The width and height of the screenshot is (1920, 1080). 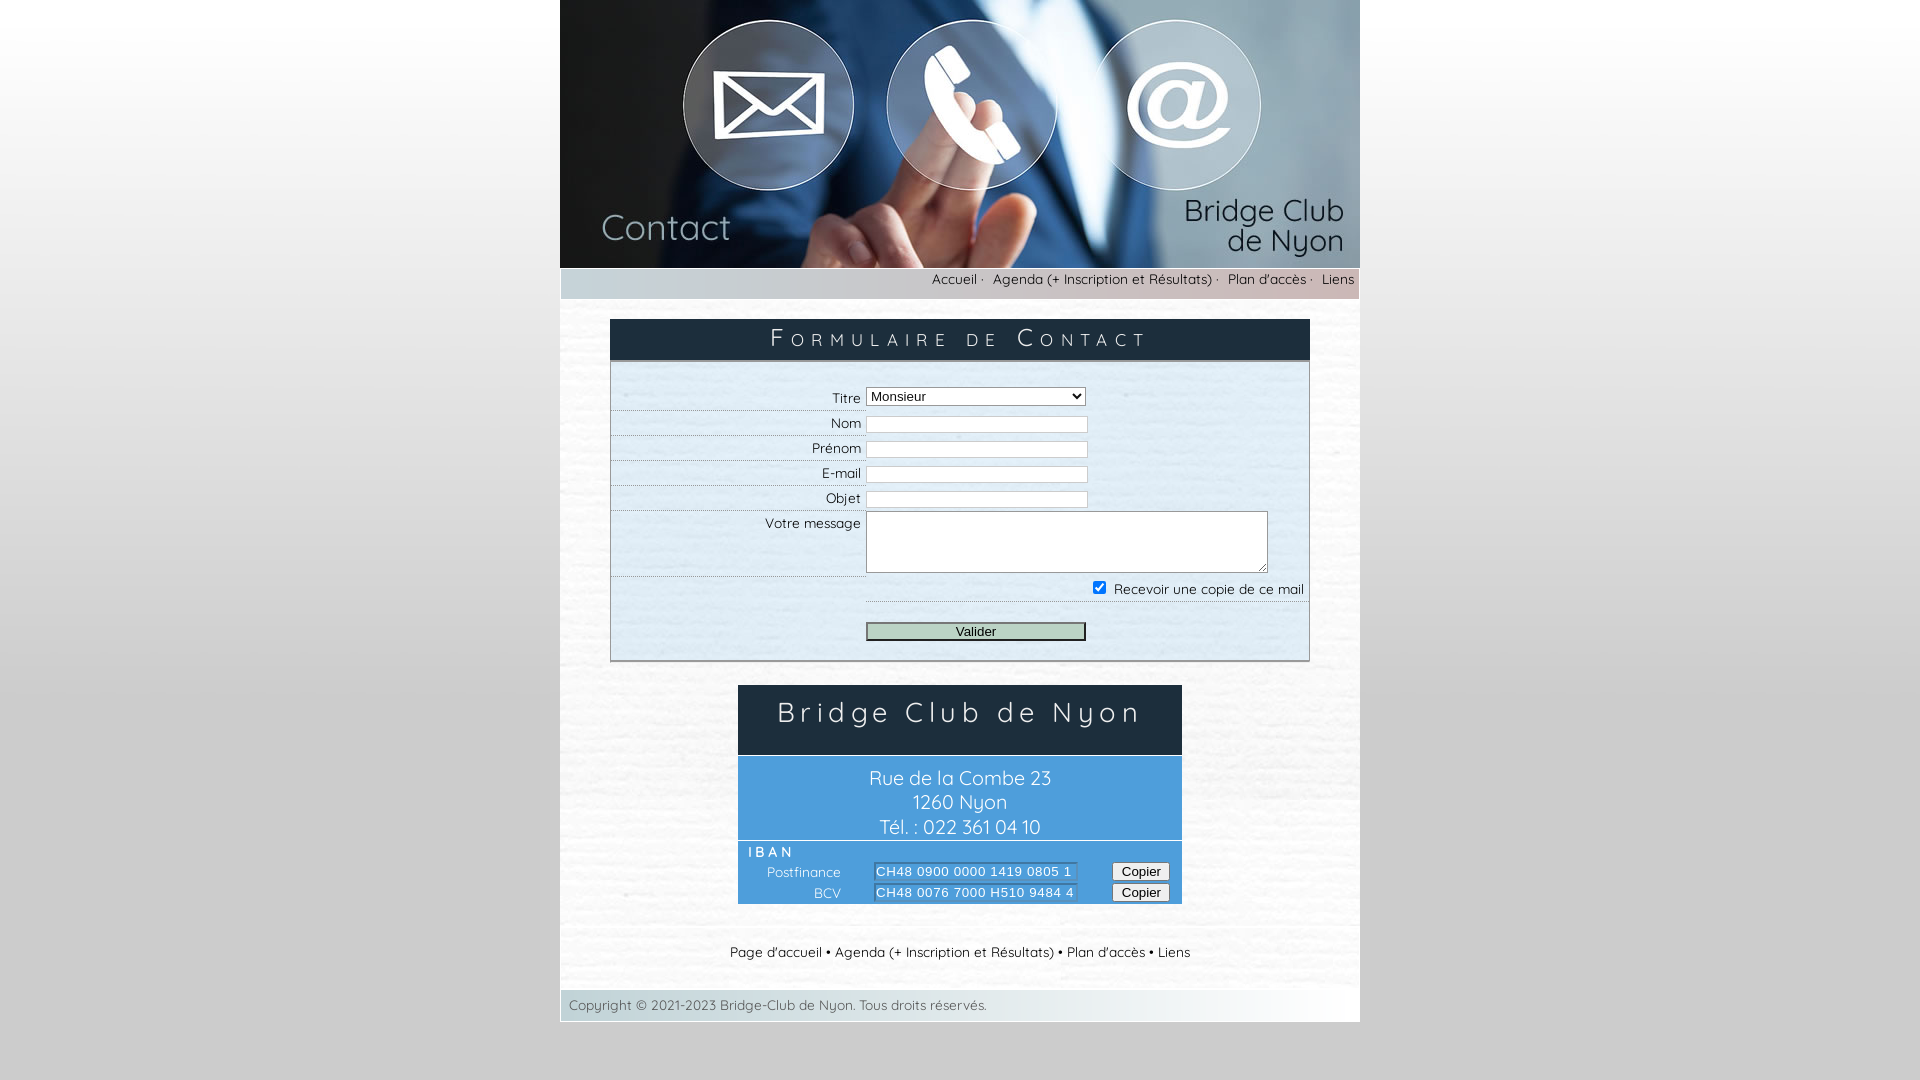 What do you see at coordinates (975, 631) in the screenshot?
I see `'Valider'` at bounding box center [975, 631].